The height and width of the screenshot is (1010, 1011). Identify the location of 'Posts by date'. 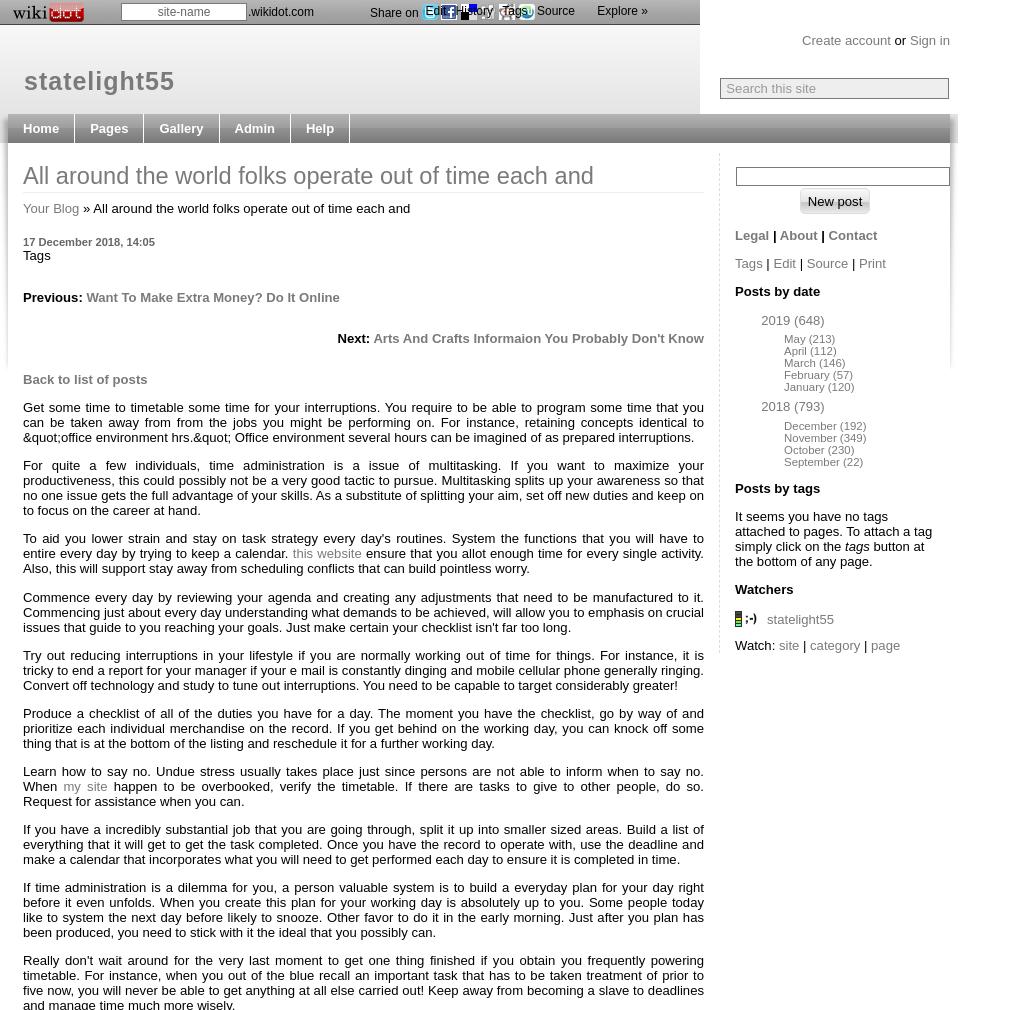
(776, 291).